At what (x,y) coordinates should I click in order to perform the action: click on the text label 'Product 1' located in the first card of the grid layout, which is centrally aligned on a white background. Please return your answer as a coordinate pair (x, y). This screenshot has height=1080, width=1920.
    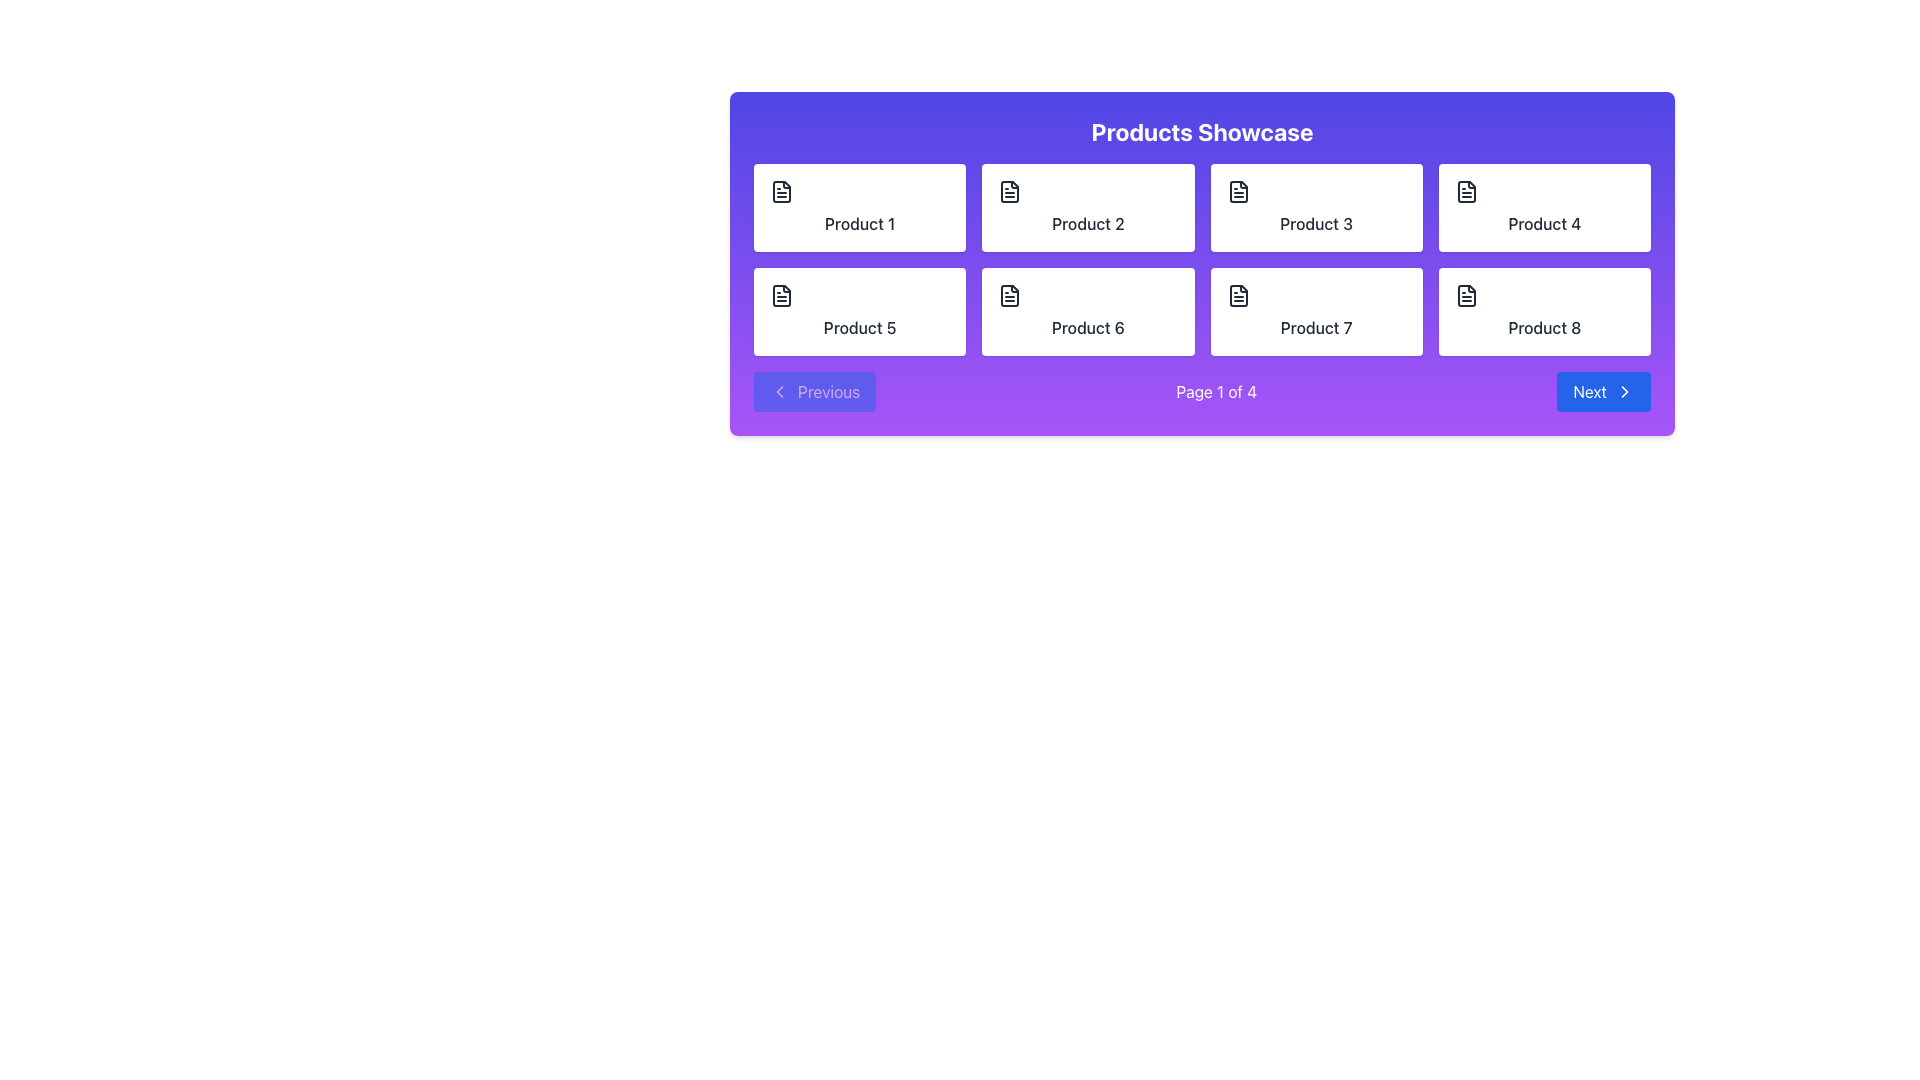
    Looking at the image, I should click on (860, 223).